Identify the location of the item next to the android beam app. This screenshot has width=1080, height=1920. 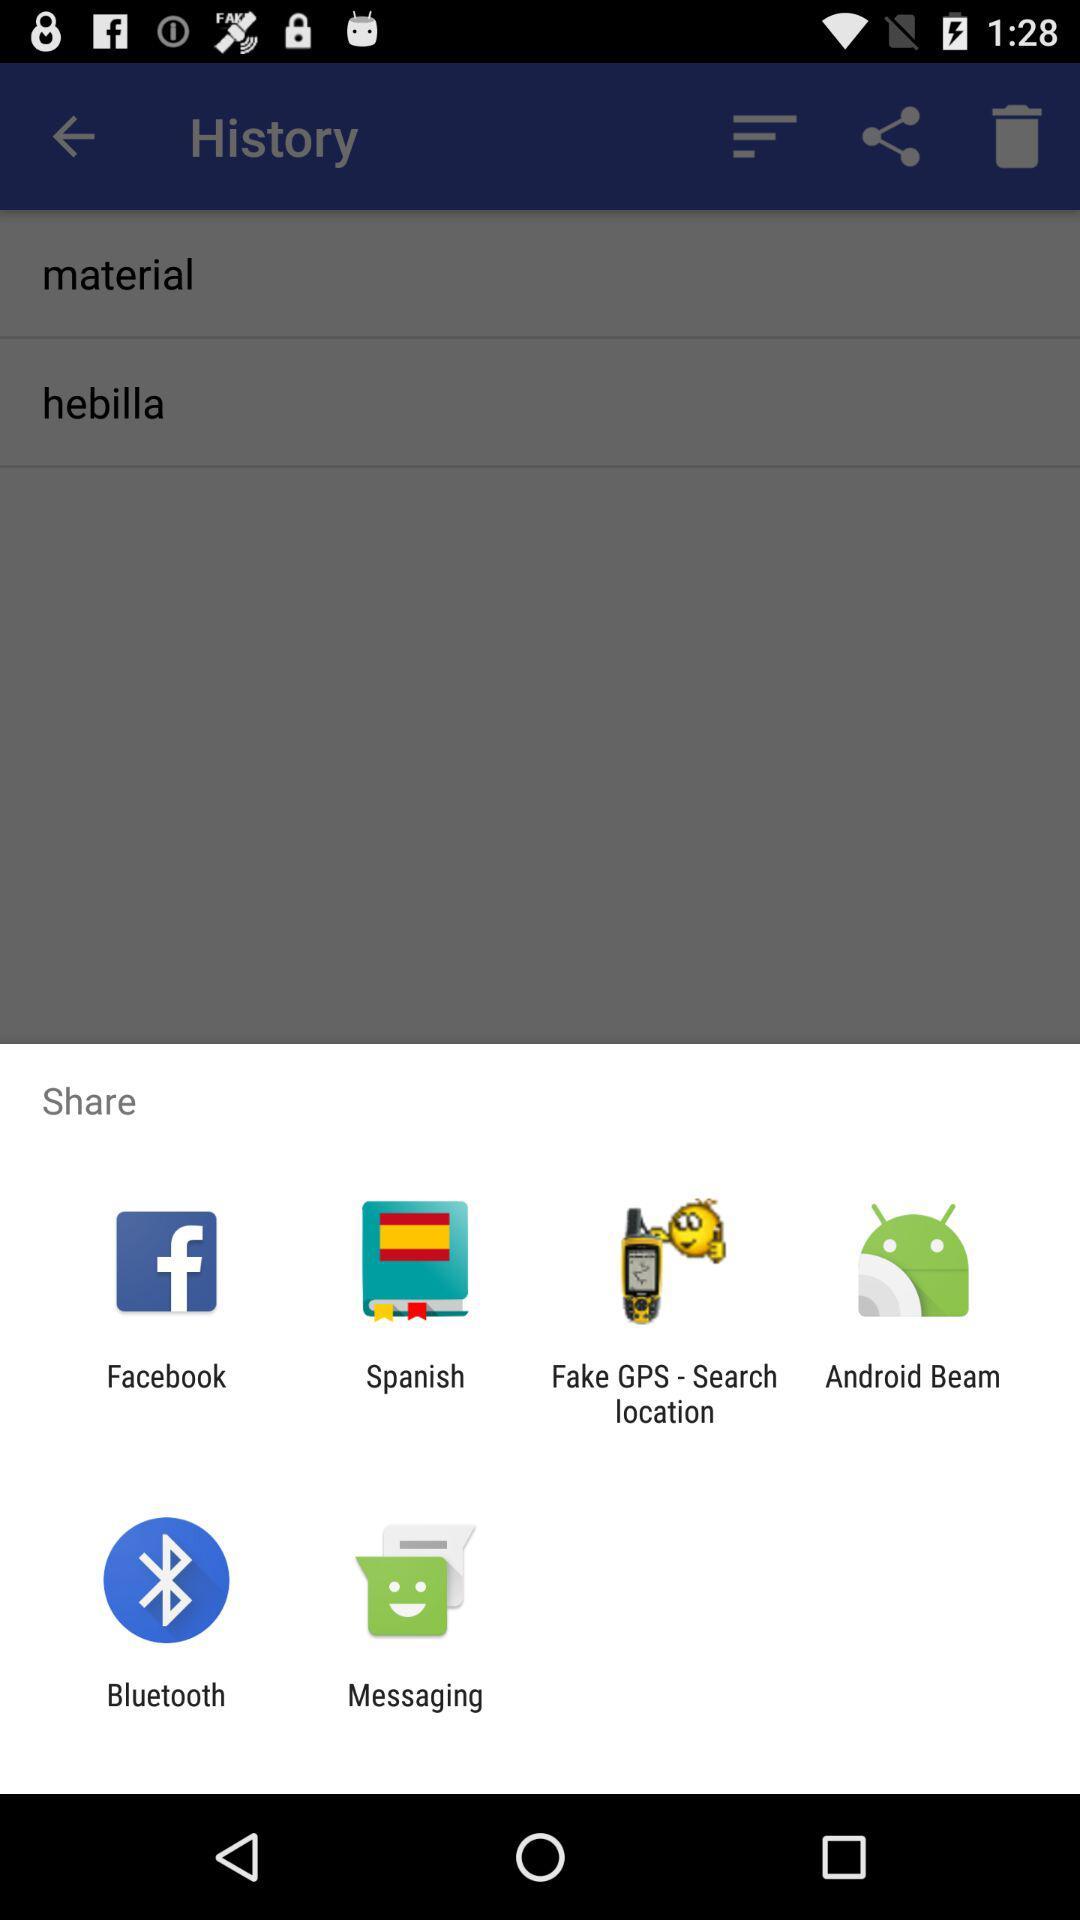
(664, 1392).